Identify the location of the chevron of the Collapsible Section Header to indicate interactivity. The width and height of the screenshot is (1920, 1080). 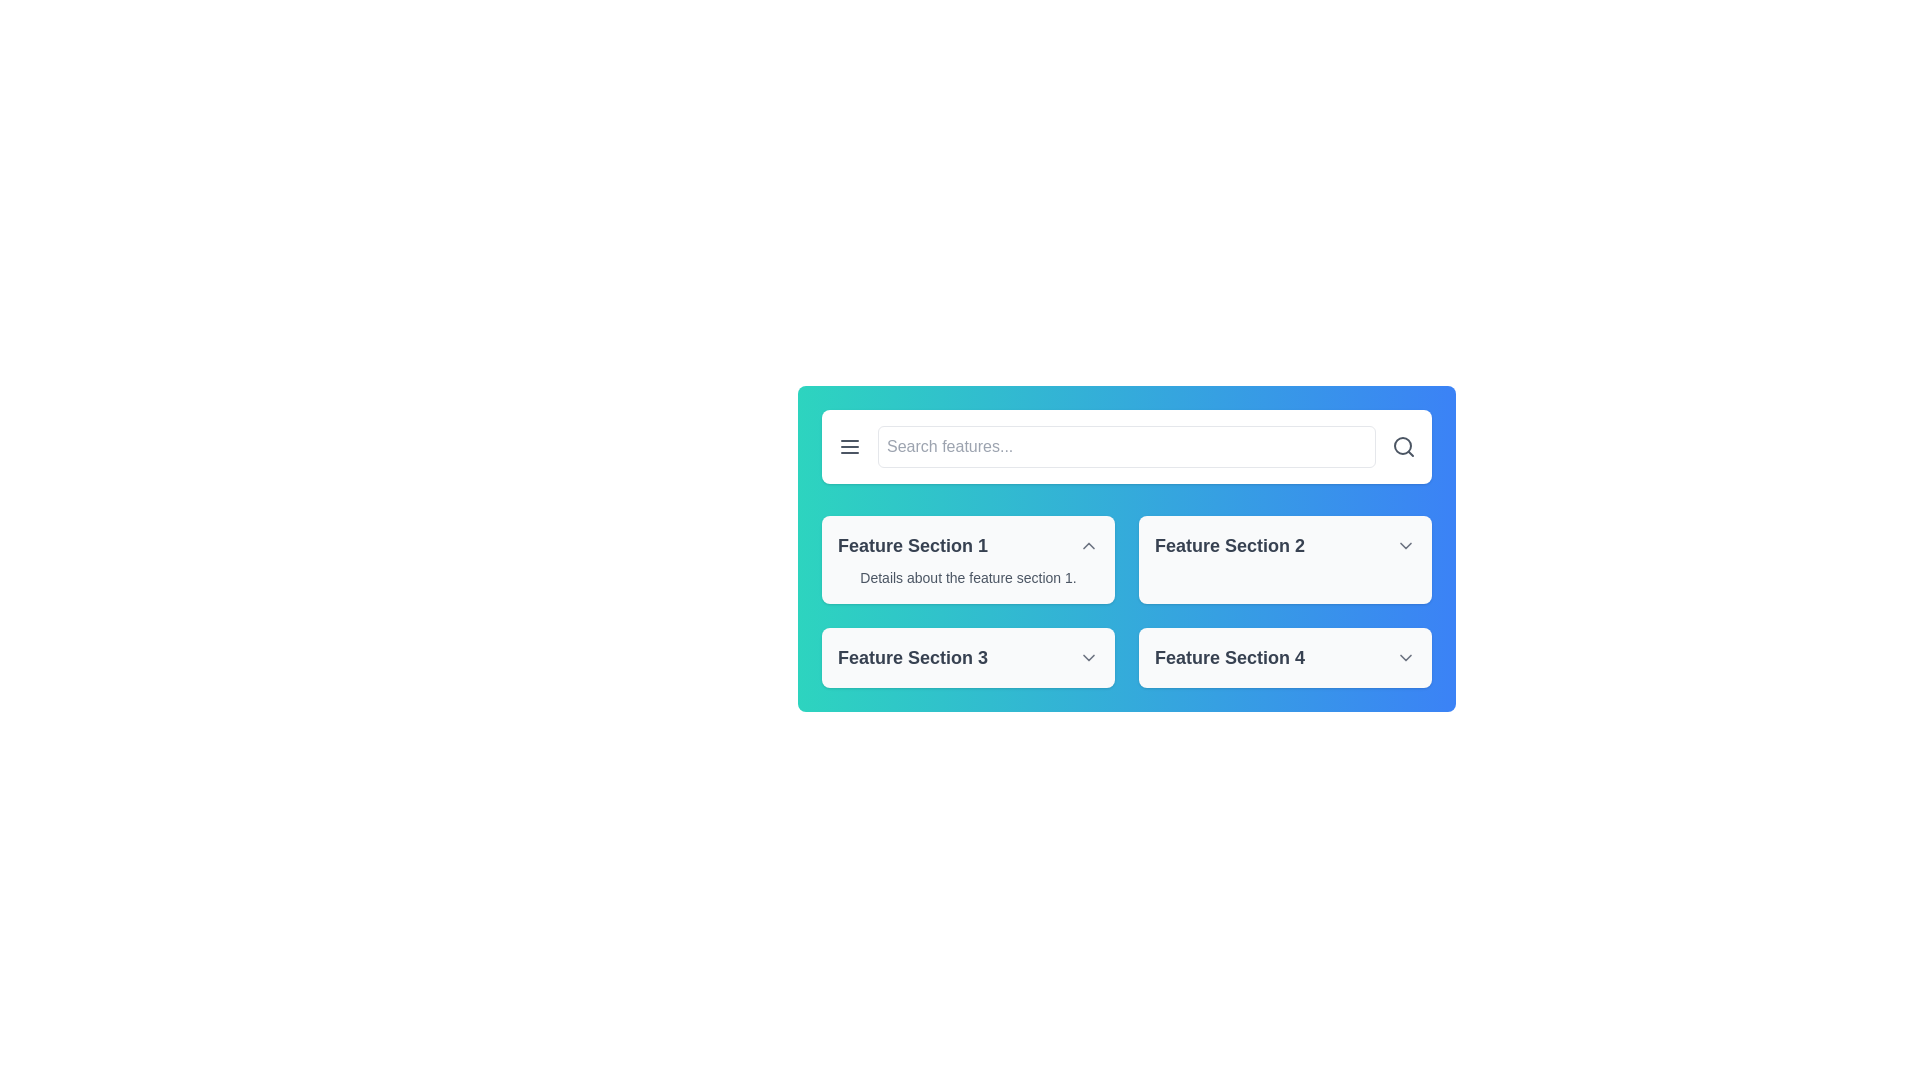
(968, 658).